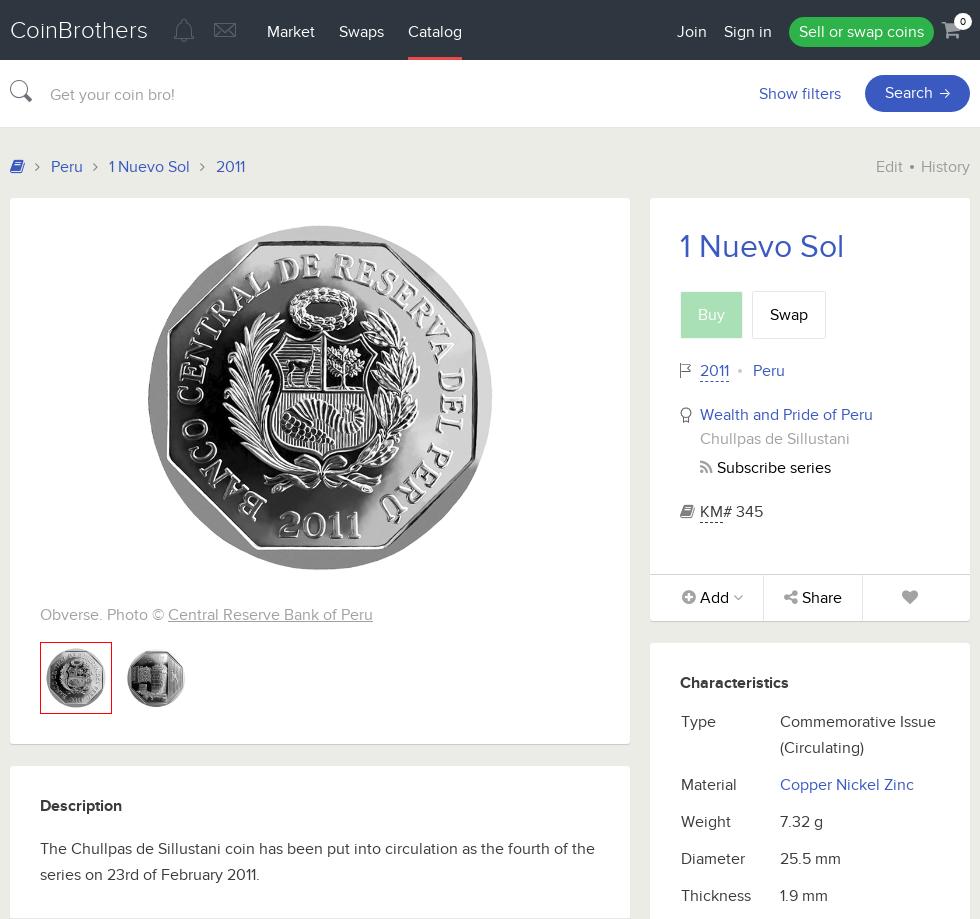 Image resolution: width=980 pixels, height=919 pixels. What do you see at coordinates (714, 597) in the screenshot?
I see `'Add'` at bounding box center [714, 597].